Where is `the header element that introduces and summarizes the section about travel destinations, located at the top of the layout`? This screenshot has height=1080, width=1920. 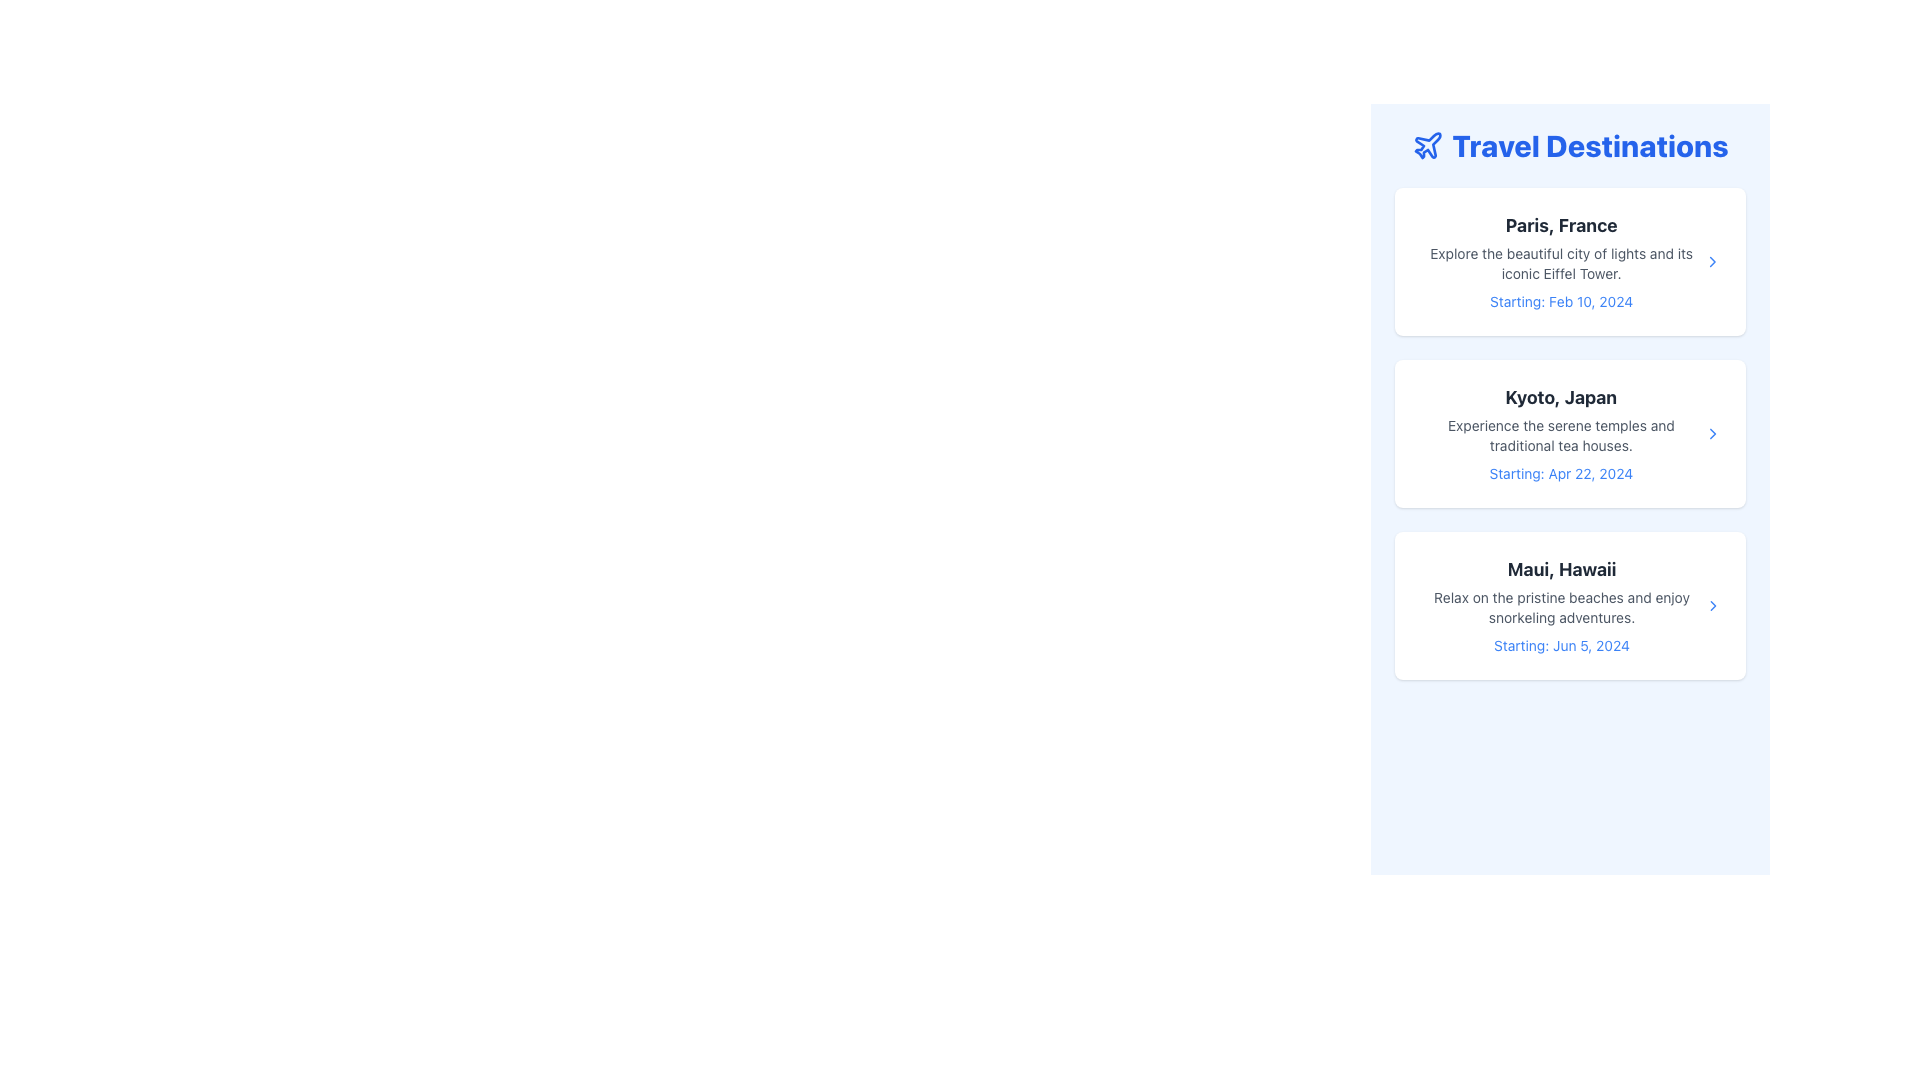 the header element that introduces and summarizes the section about travel destinations, located at the top of the layout is located at coordinates (1569, 145).